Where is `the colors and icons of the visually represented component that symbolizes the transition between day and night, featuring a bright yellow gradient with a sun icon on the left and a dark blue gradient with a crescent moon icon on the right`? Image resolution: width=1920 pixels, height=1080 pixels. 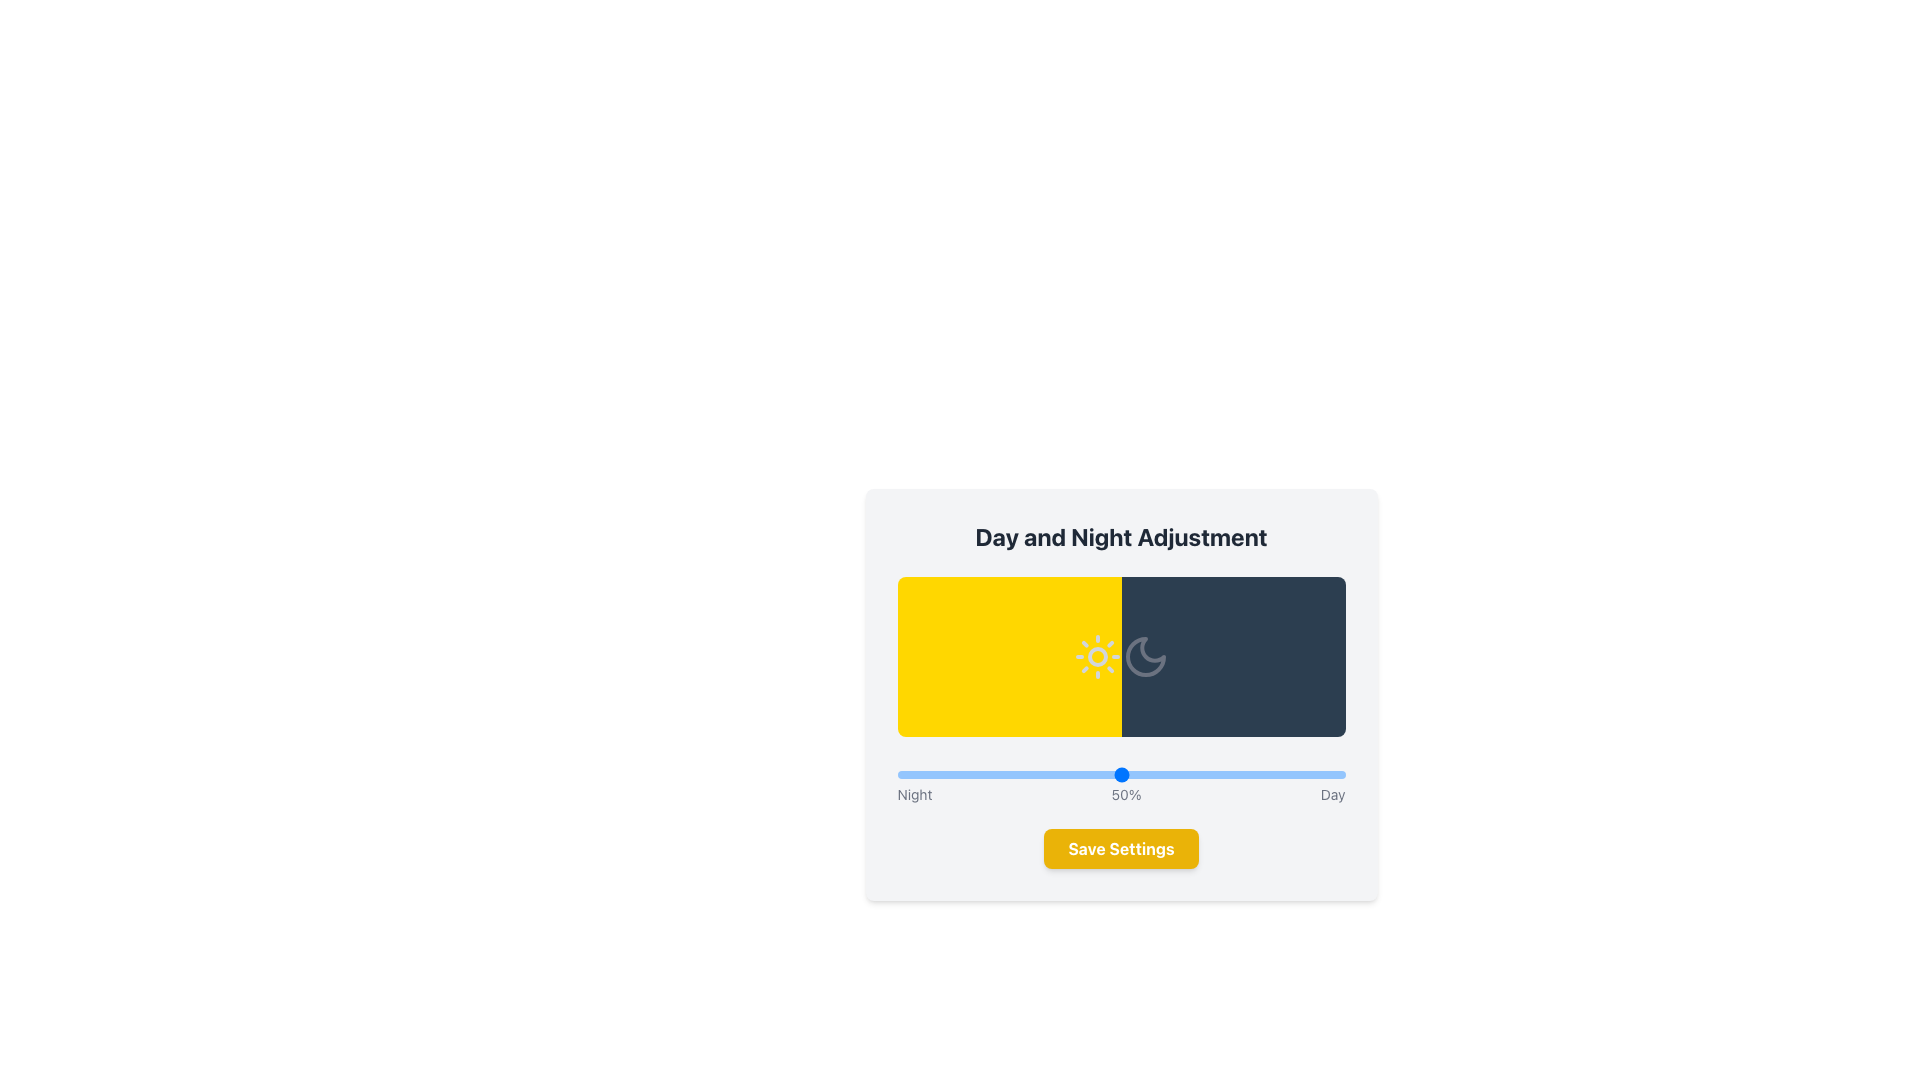
the colors and icons of the visually represented component that symbolizes the transition between day and night, featuring a bright yellow gradient with a sun icon on the left and a dark blue gradient with a crescent moon icon on the right is located at coordinates (1121, 656).